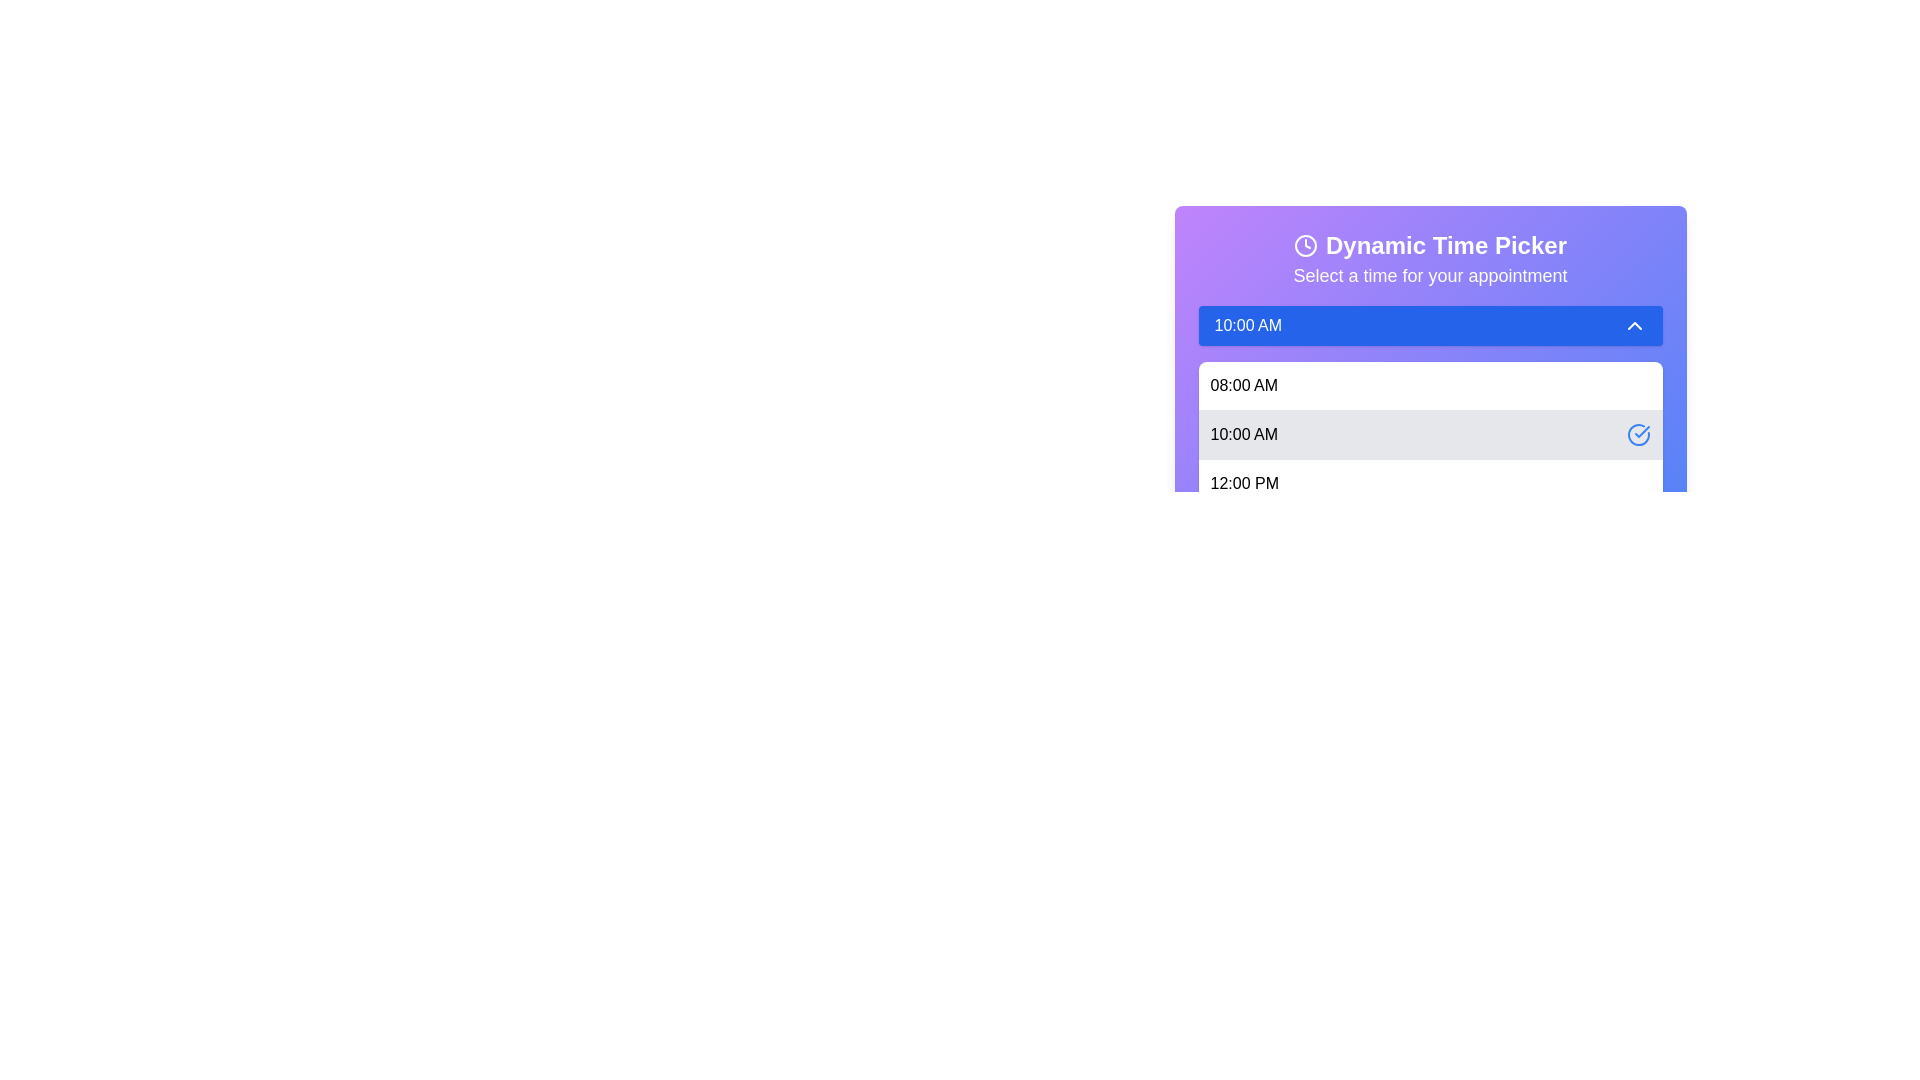 The image size is (1920, 1080). What do you see at coordinates (1243, 385) in the screenshot?
I see `the first selectable time option '08:00 AM' in the dropdown list of the time picker interface` at bounding box center [1243, 385].